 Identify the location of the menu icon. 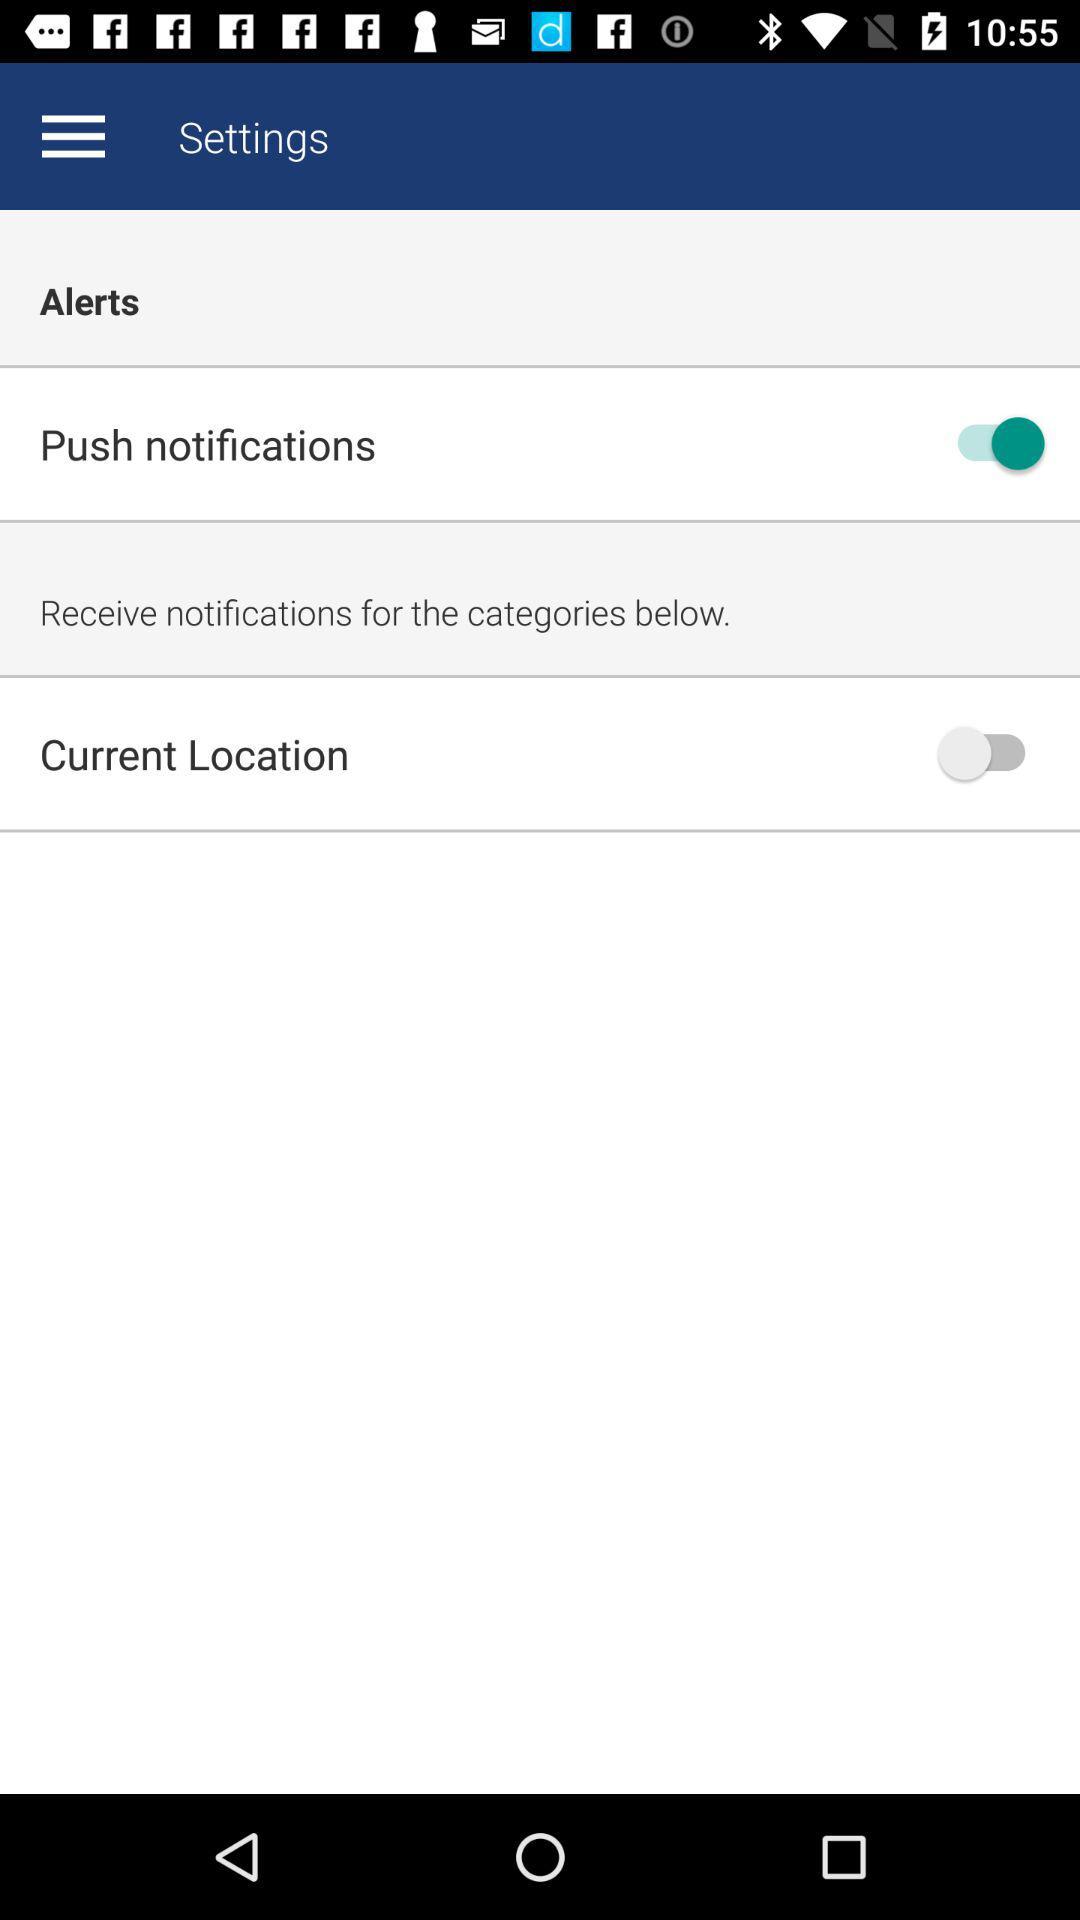
(72, 135).